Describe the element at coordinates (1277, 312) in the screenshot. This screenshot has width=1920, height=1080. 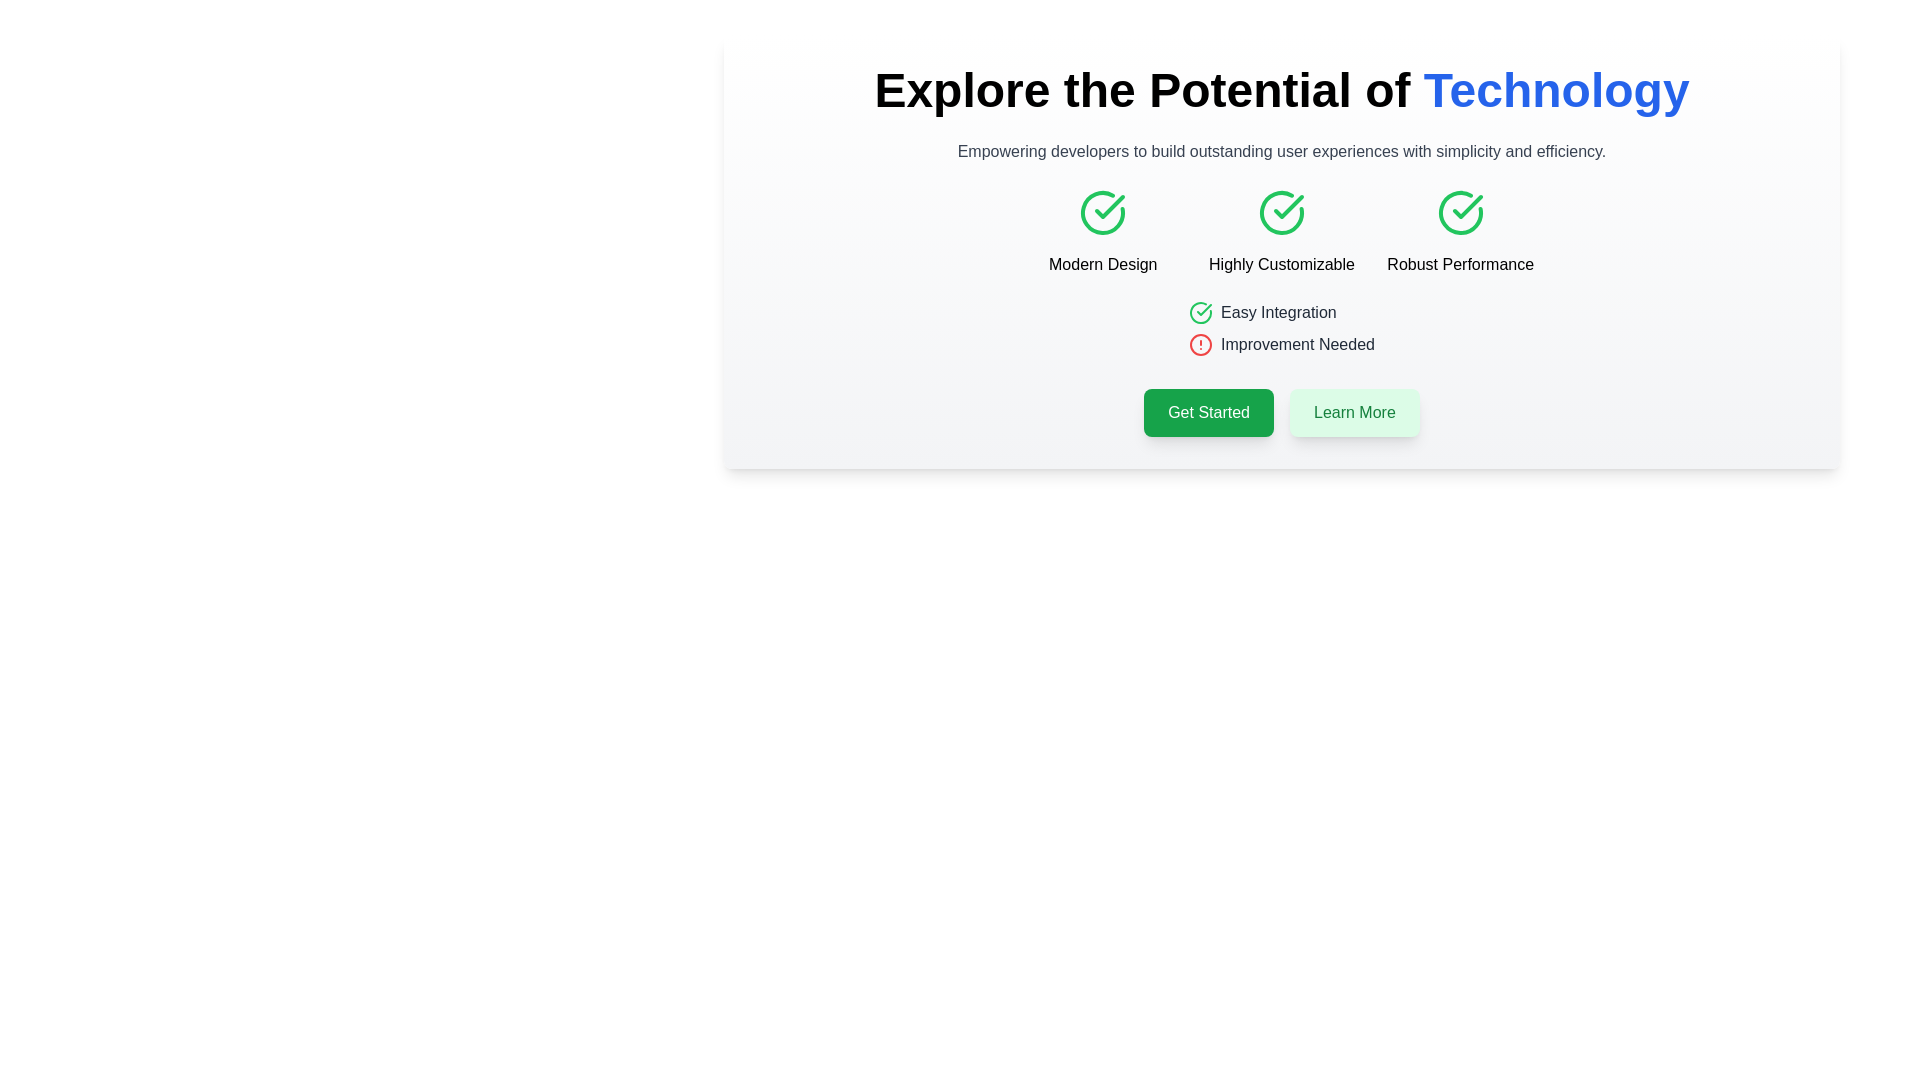
I see `the 'Easy Integration' label text, which is displayed in dark gray and located in the second row of the feature section, adjacent to a checkmark icon` at that location.